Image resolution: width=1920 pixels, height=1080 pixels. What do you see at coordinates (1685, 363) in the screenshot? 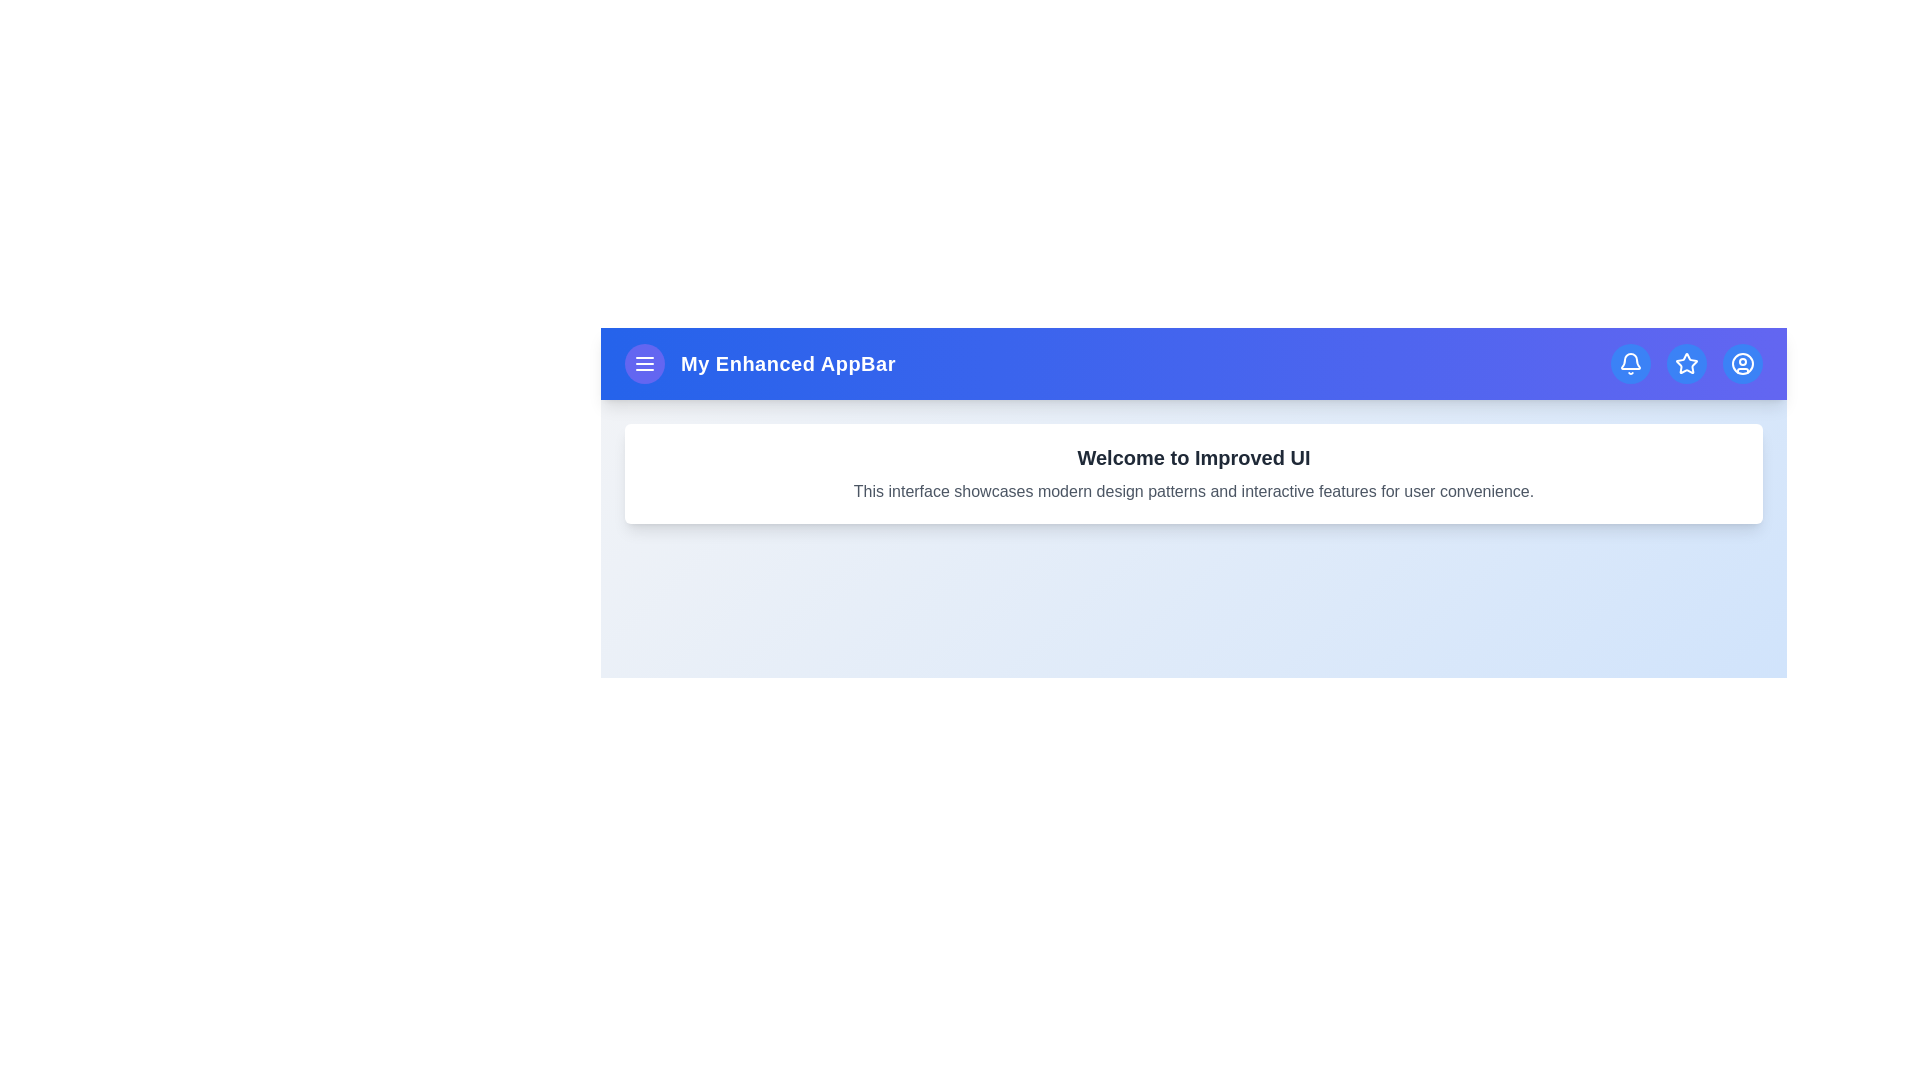
I see `the star icon to mark as favorite` at bounding box center [1685, 363].